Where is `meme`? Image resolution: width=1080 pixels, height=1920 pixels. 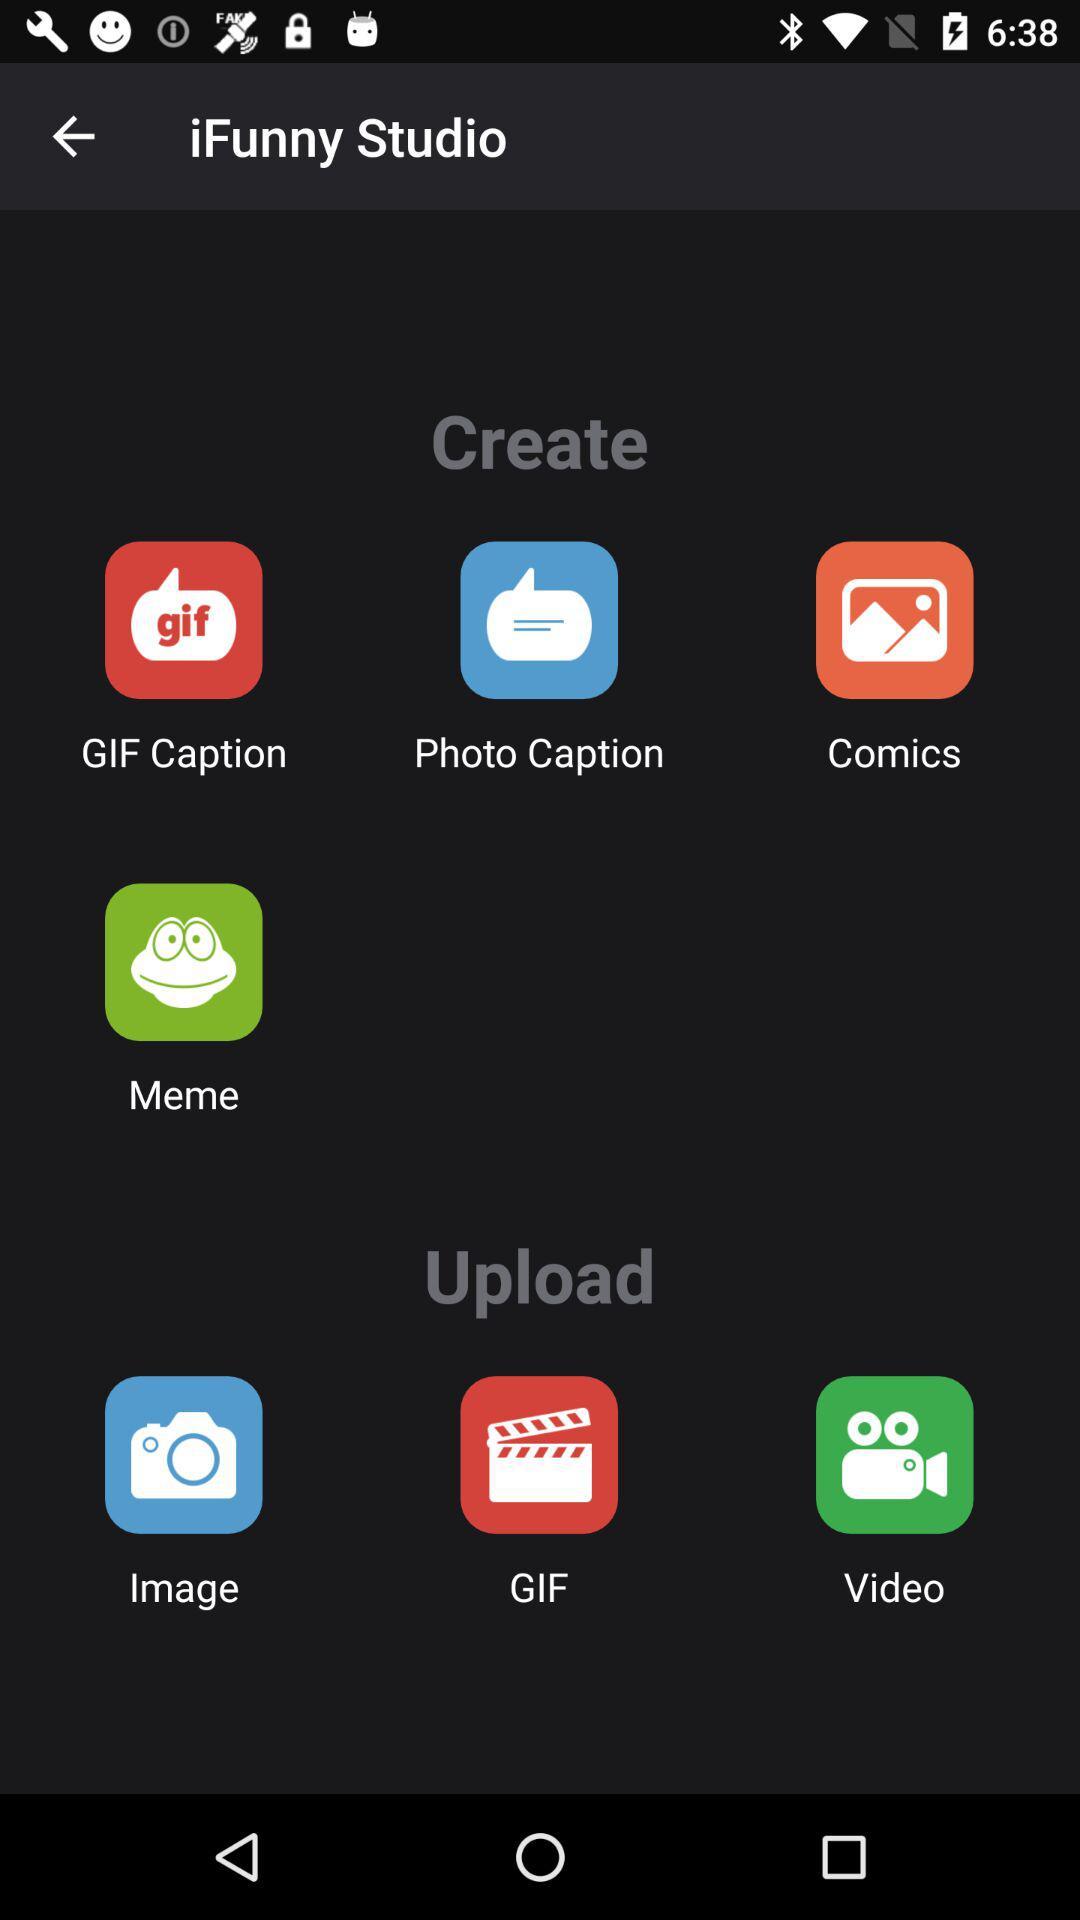 meme is located at coordinates (183, 962).